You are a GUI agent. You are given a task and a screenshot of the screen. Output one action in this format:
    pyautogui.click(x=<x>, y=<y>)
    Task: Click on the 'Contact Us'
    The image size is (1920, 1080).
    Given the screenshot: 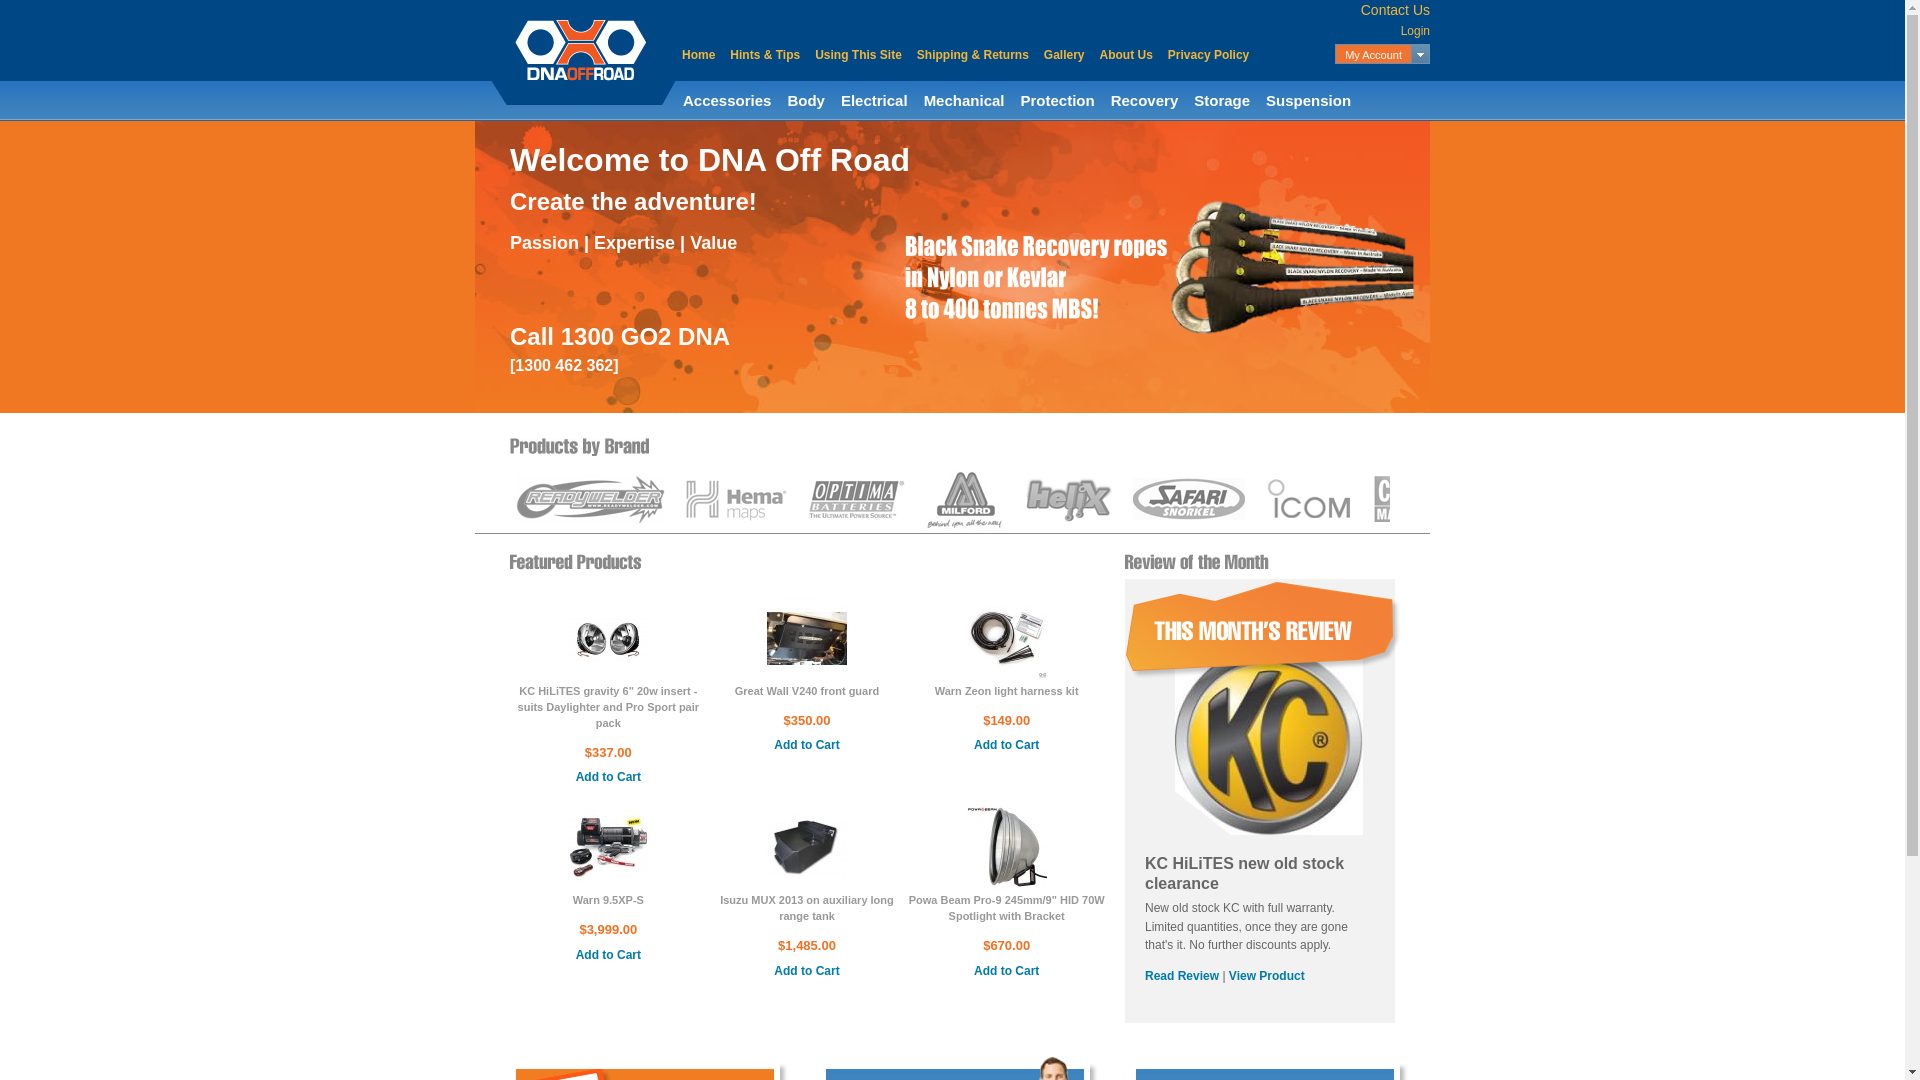 What is the action you would take?
    pyautogui.click(x=1394, y=10)
    